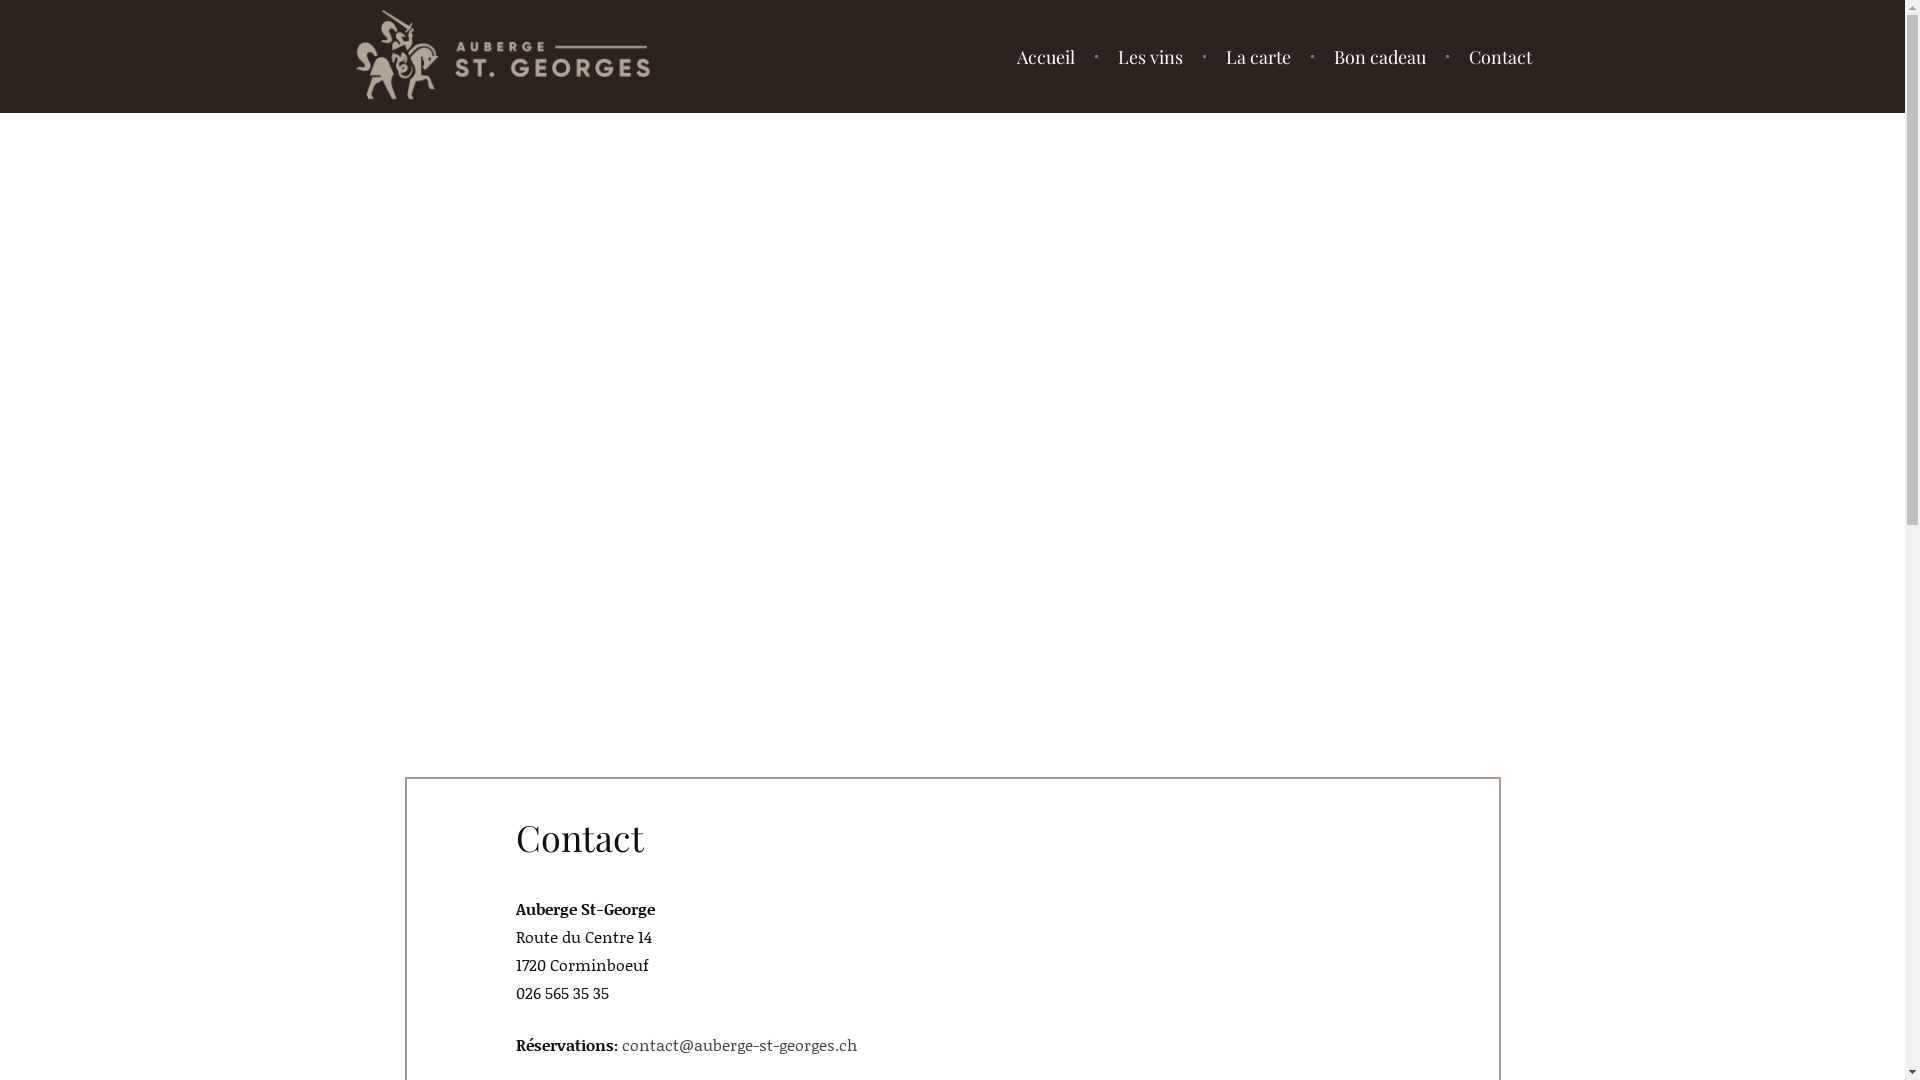 The width and height of the screenshot is (1920, 1080). I want to click on 'Accueil', so click(1045, 55).